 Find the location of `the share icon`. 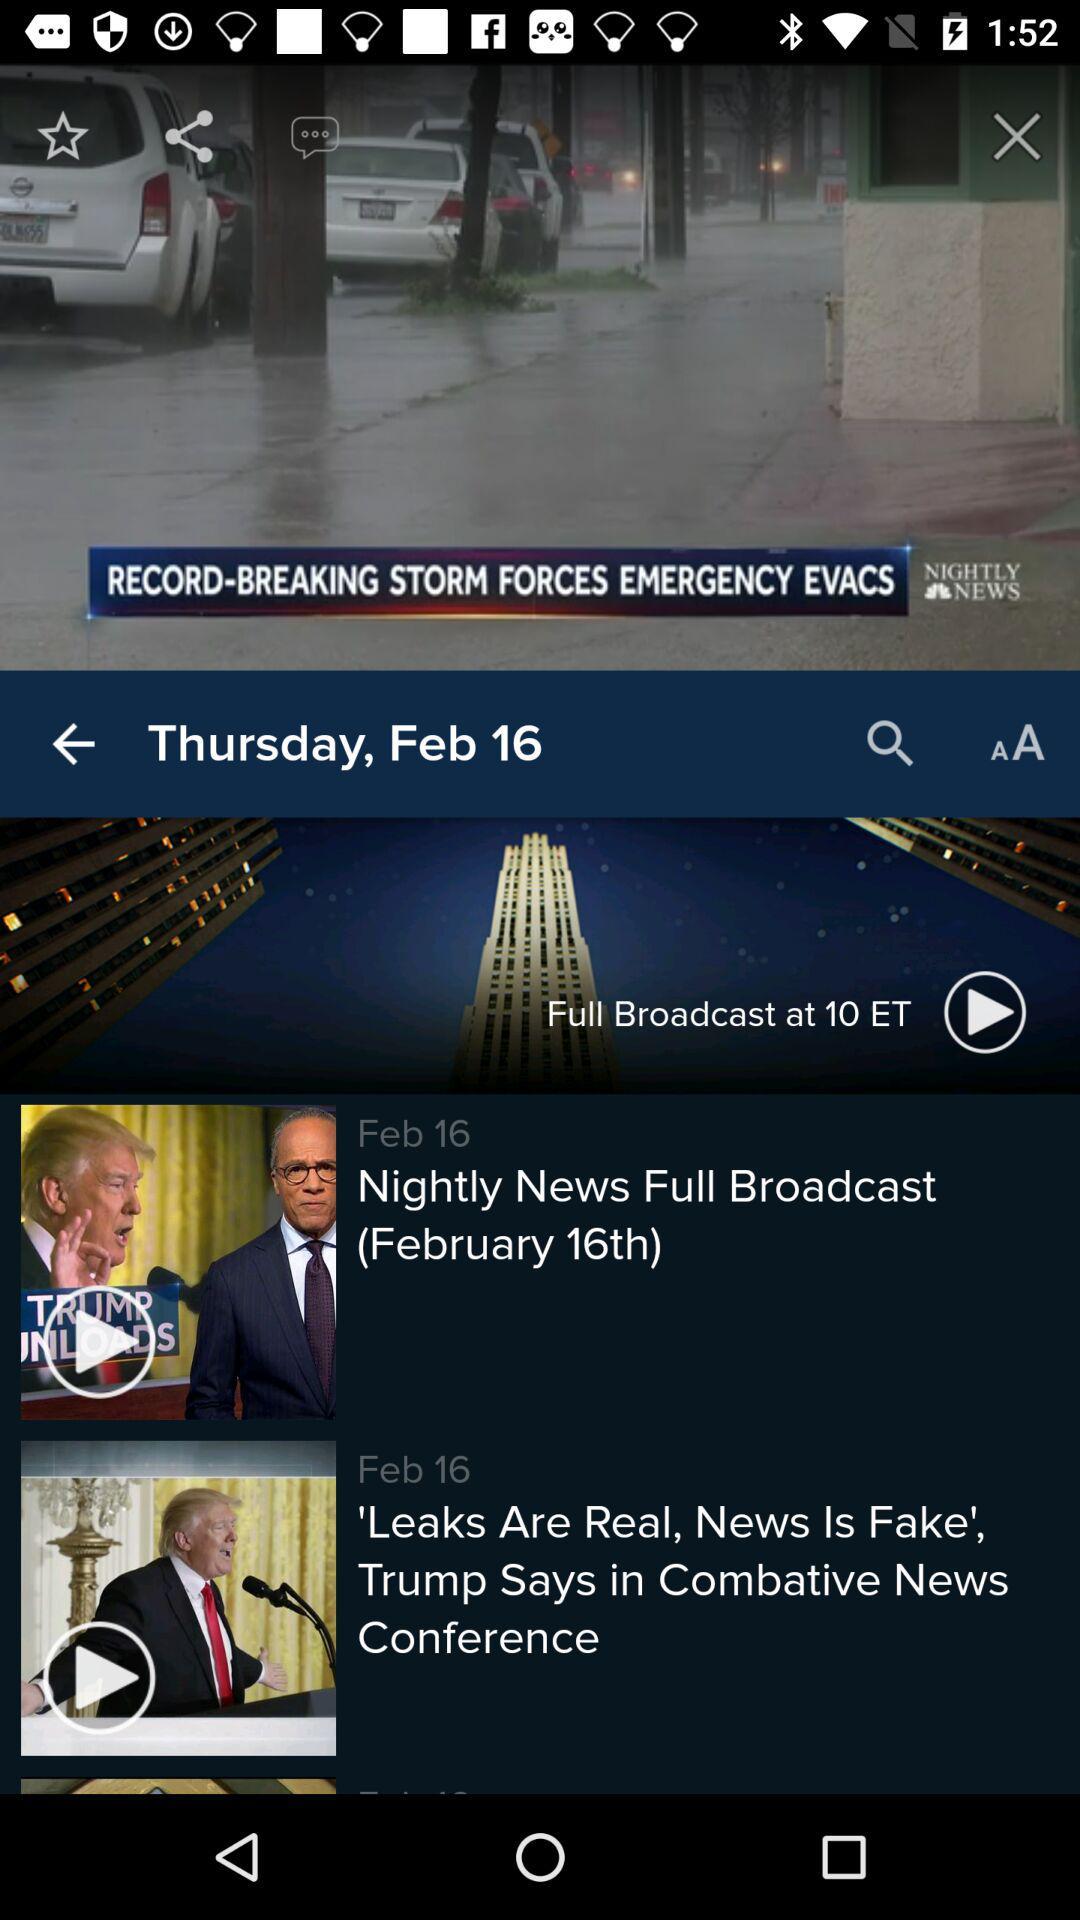

the share icon is located at coordinates (189, 135).